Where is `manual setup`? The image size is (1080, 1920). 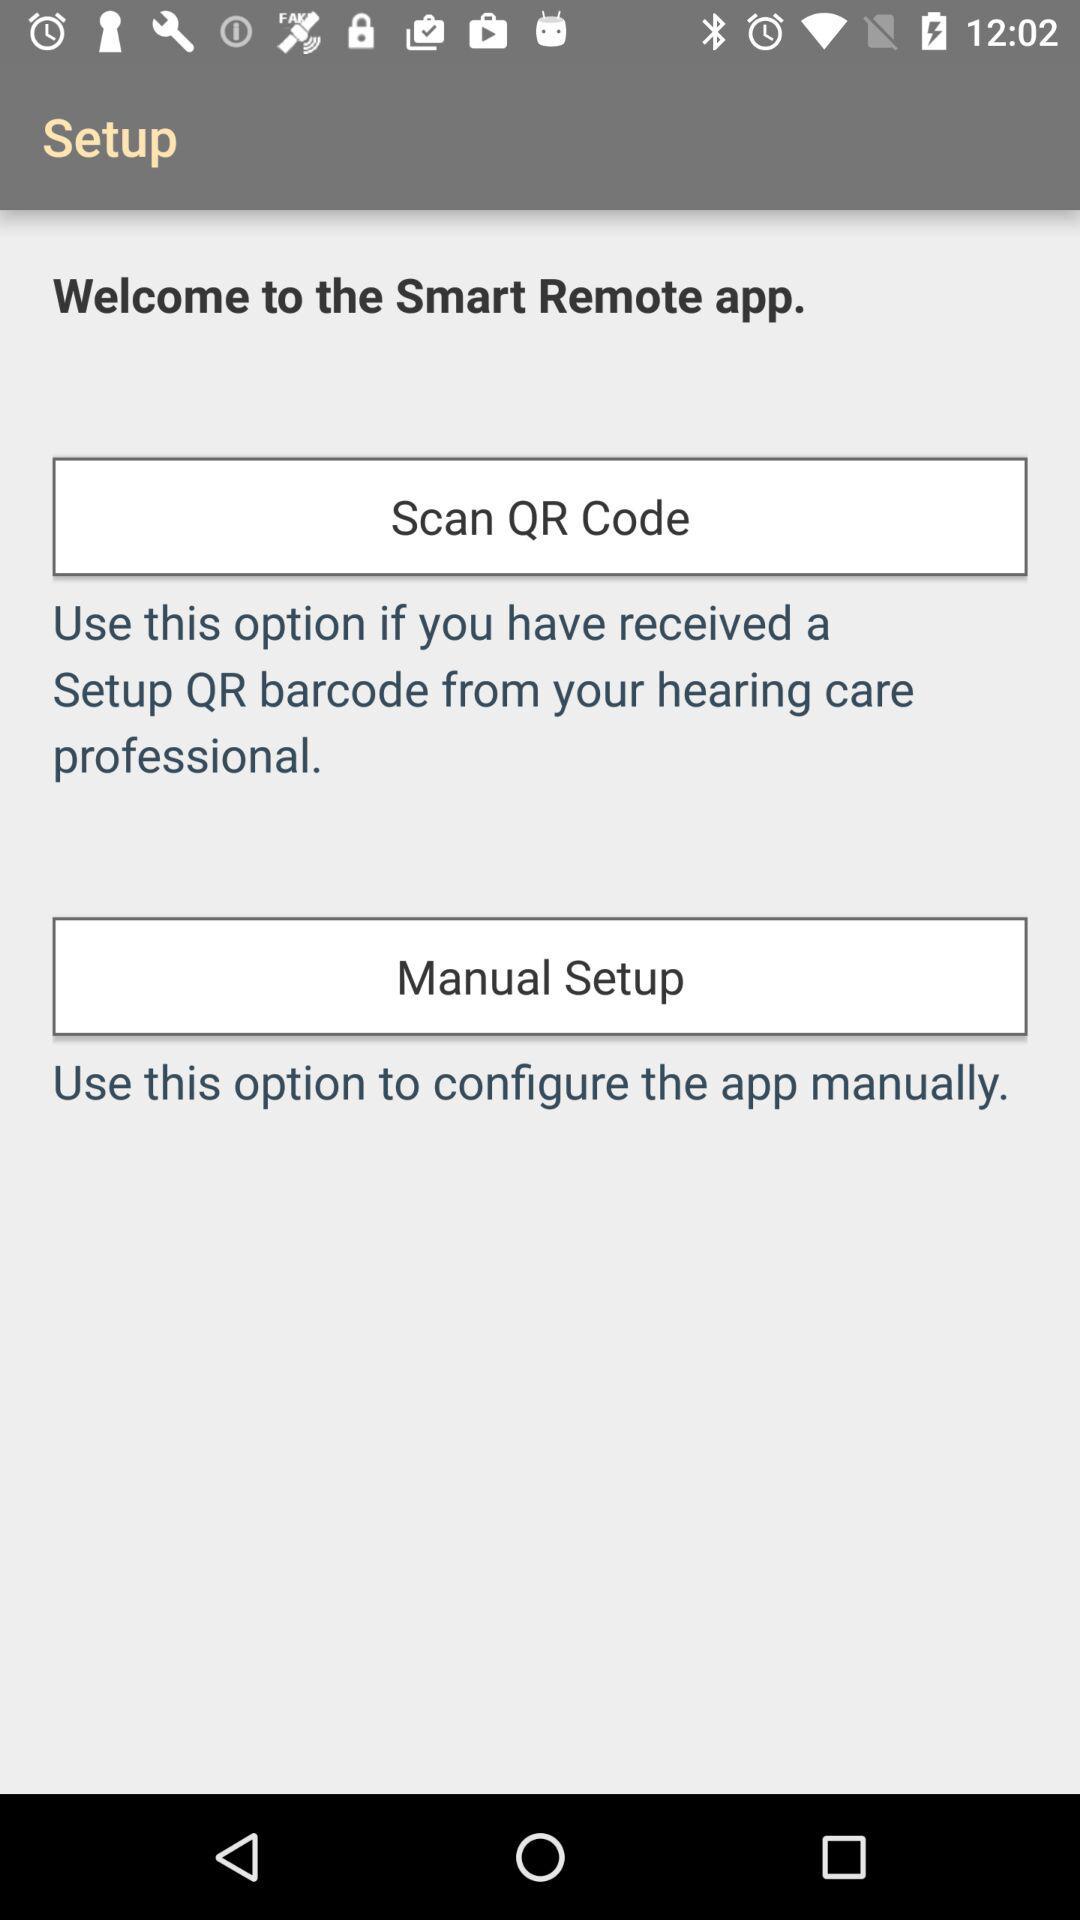
manual setup is located at coordinates (540, 976).